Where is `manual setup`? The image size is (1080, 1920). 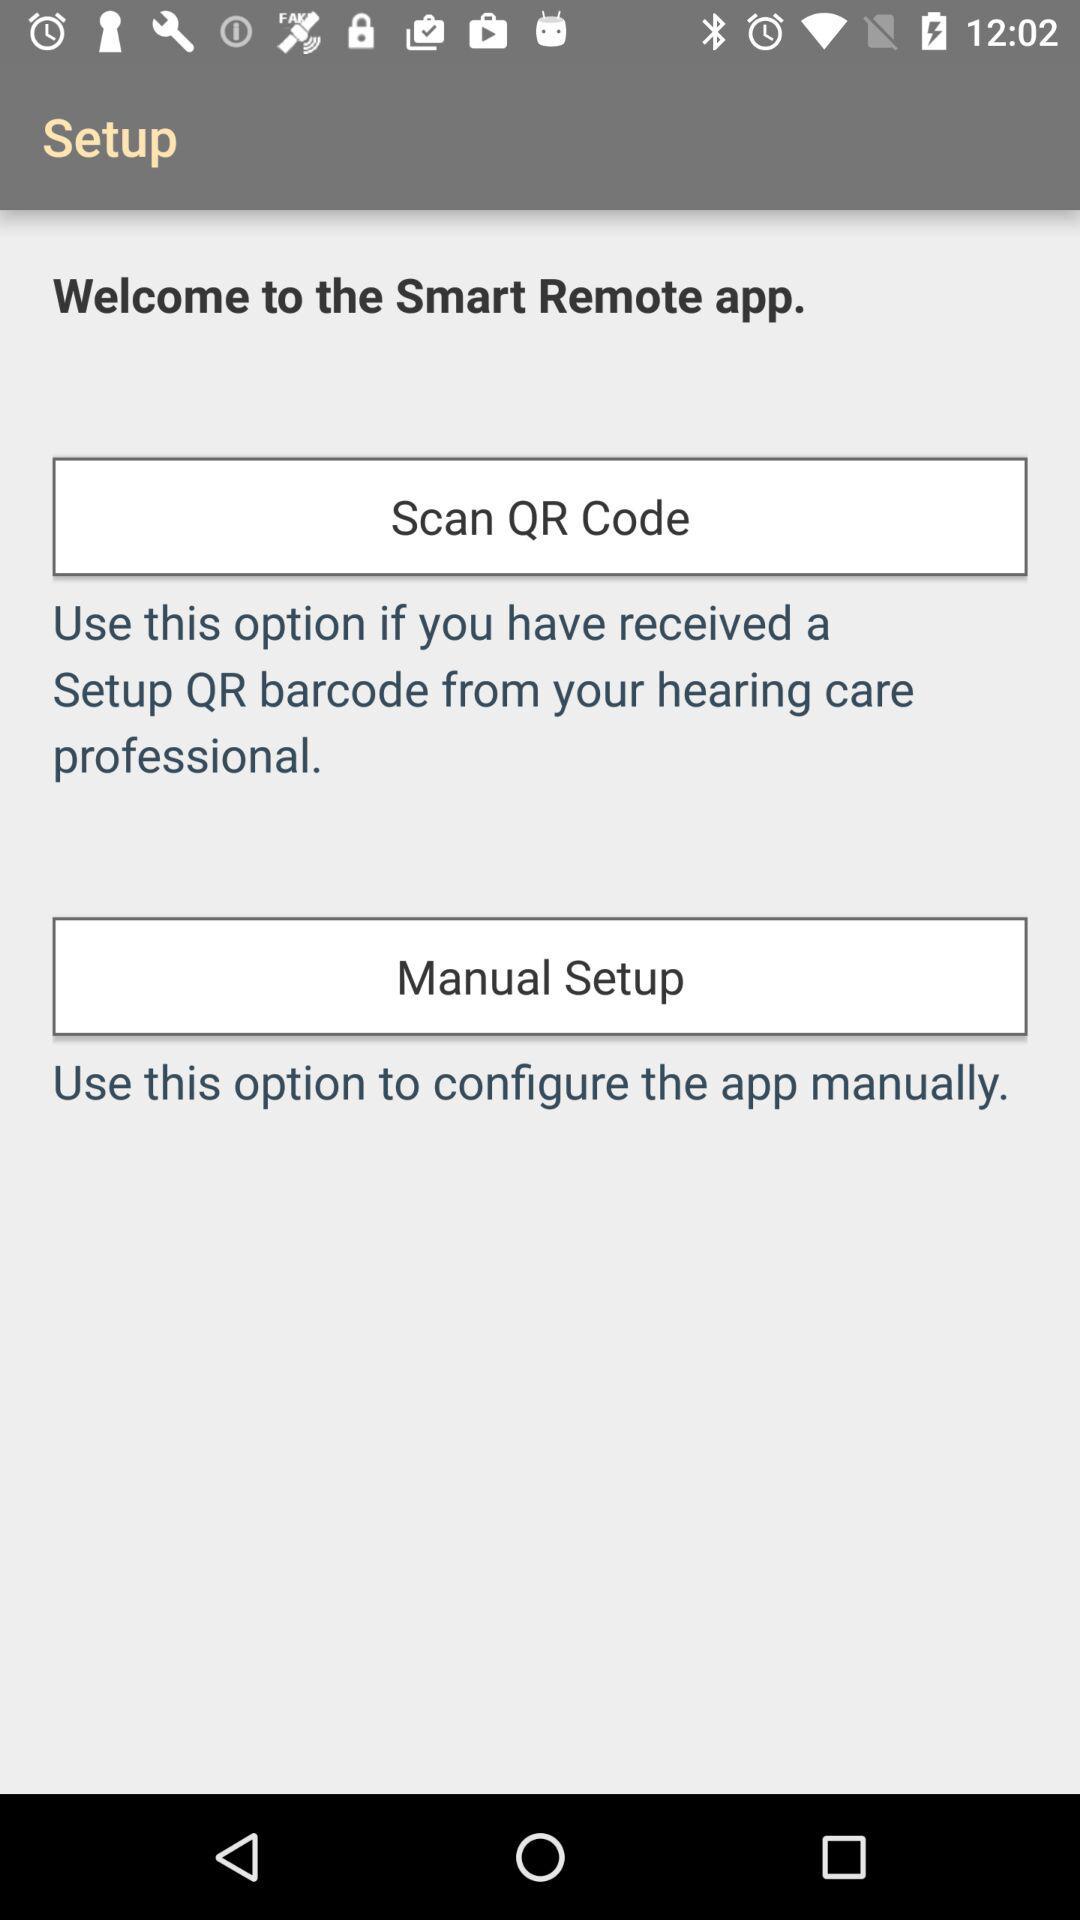
manual setup is located at coordinates (540, 976).